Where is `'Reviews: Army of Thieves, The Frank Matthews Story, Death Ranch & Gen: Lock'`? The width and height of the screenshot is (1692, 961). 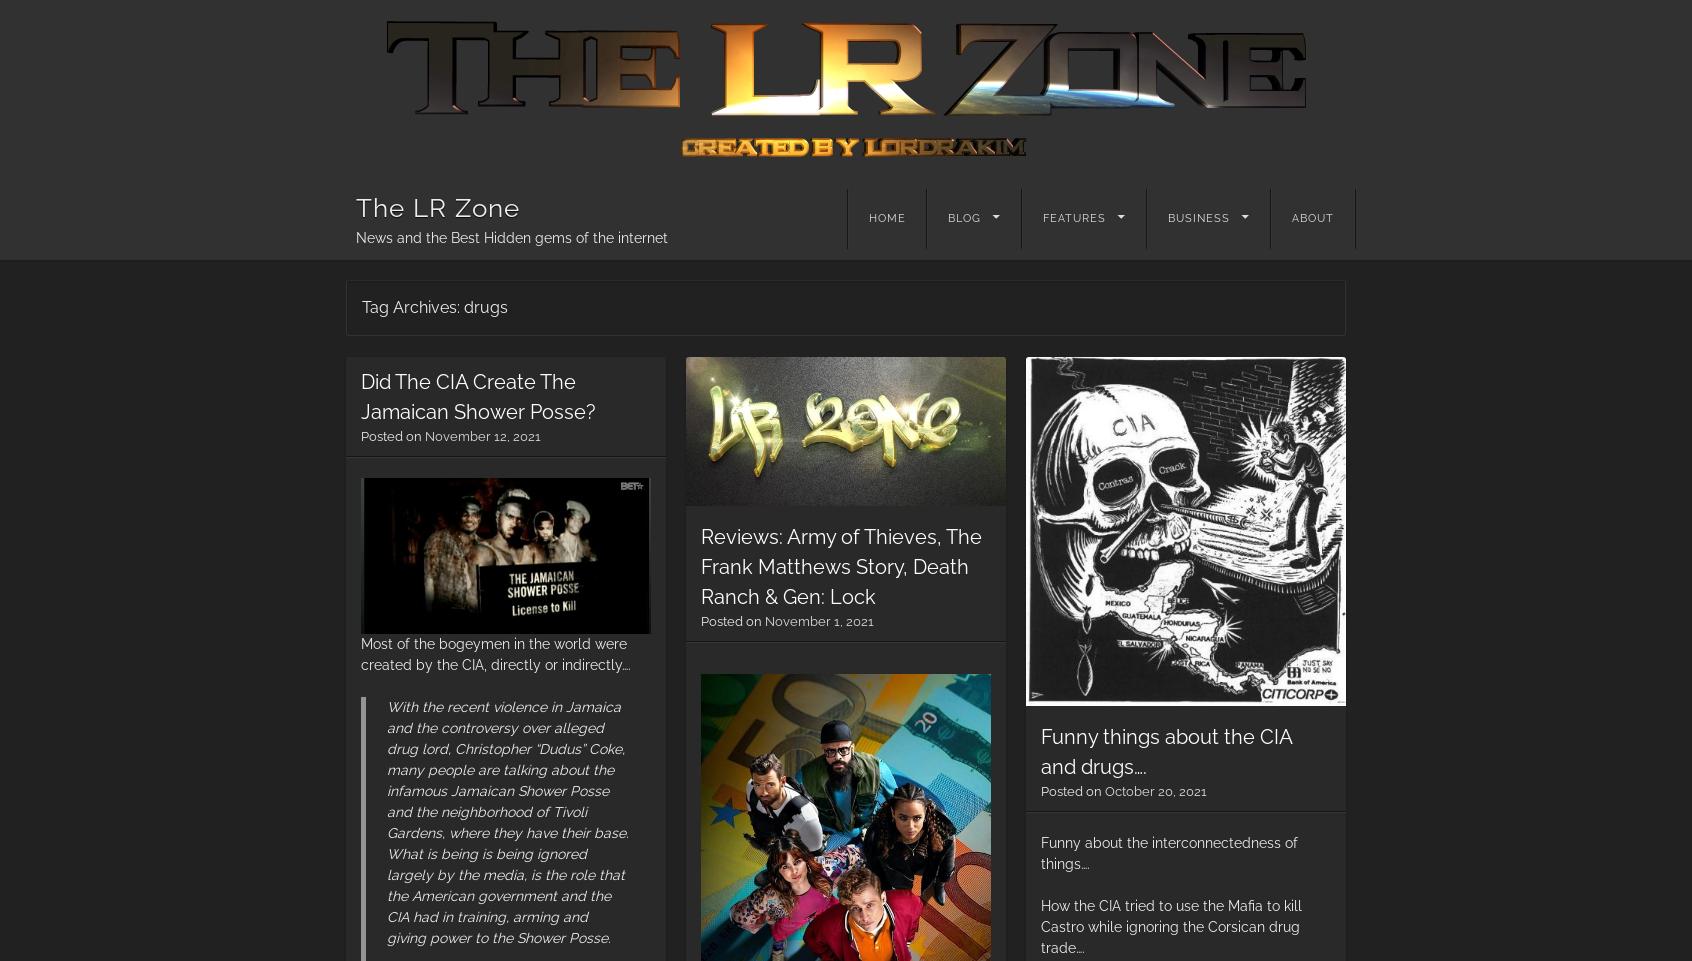
'Reviews: Army of Thieves, The Frank Matthews Story, Death Ranch & Gen: Lock' is located at coordinates (841, 565).